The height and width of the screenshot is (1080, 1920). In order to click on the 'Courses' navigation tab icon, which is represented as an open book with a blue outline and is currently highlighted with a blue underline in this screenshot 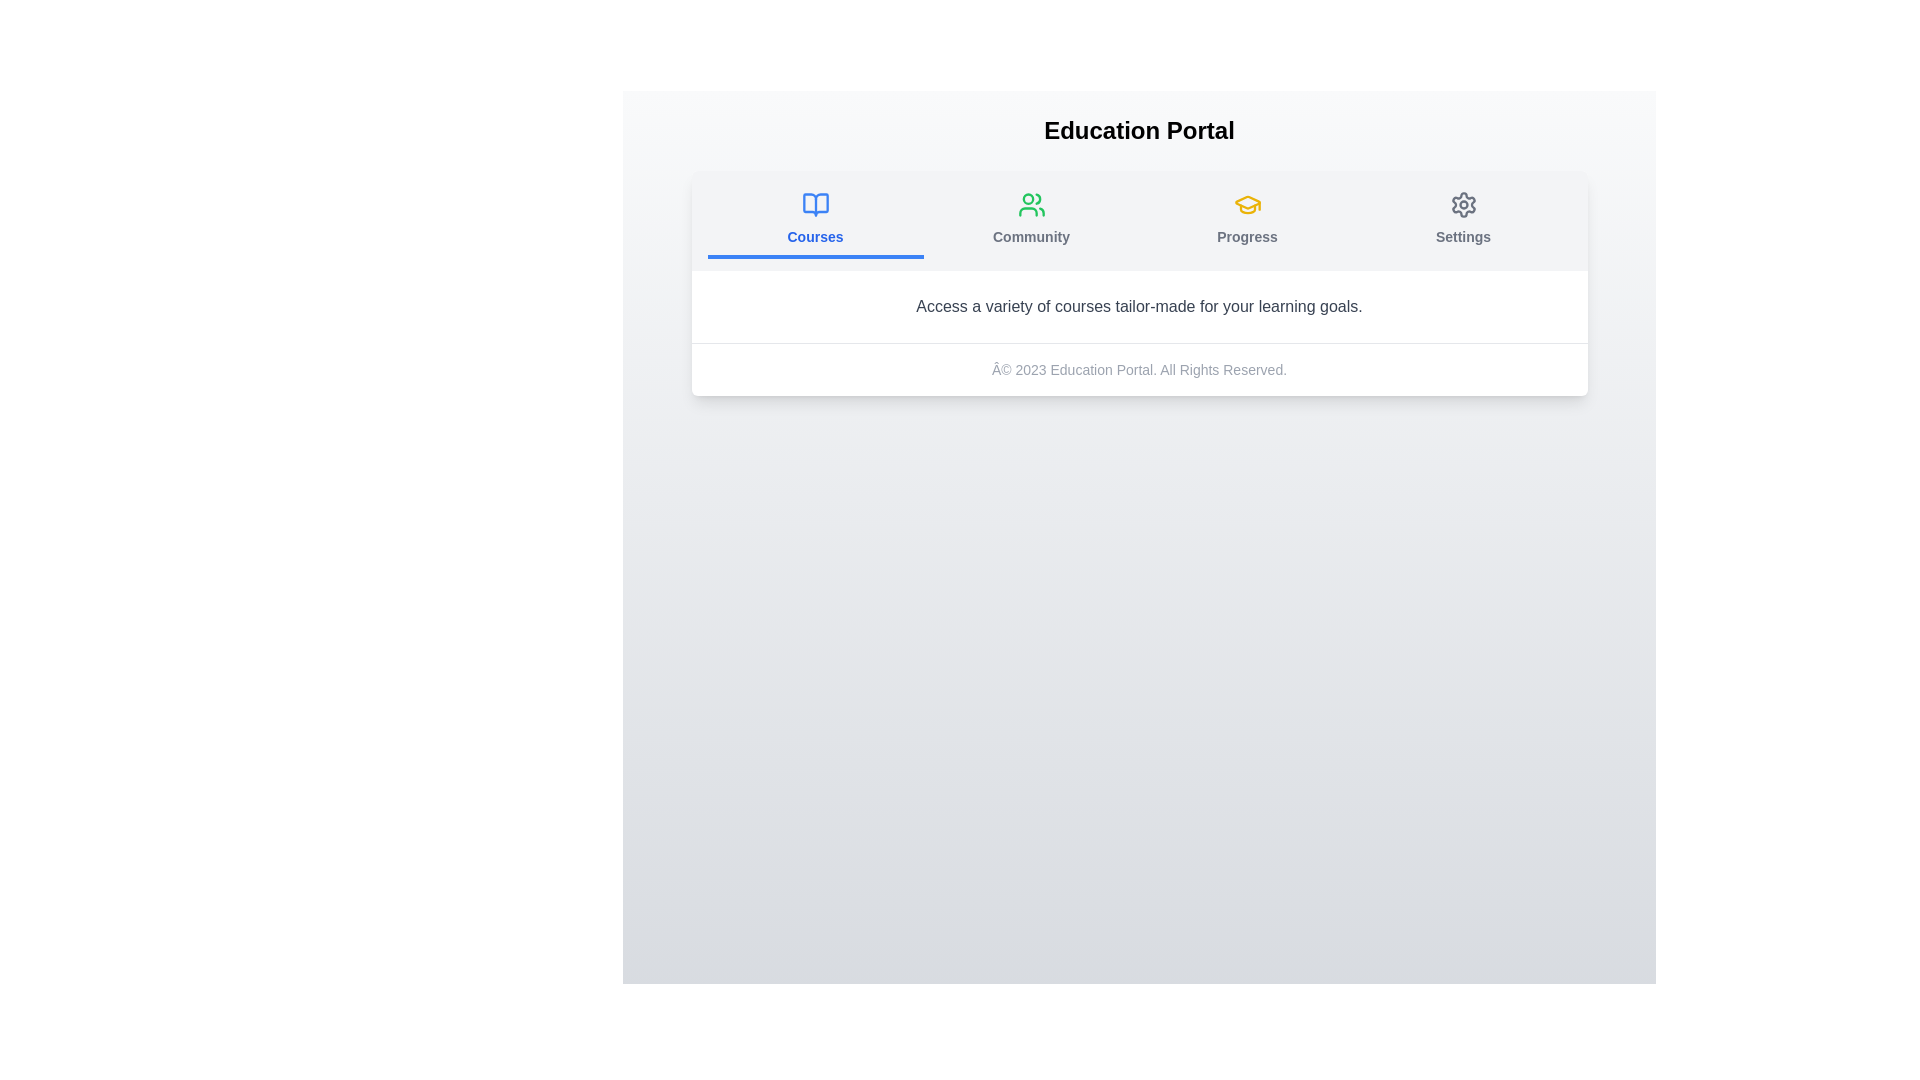, I will do `click(815, 204)`.